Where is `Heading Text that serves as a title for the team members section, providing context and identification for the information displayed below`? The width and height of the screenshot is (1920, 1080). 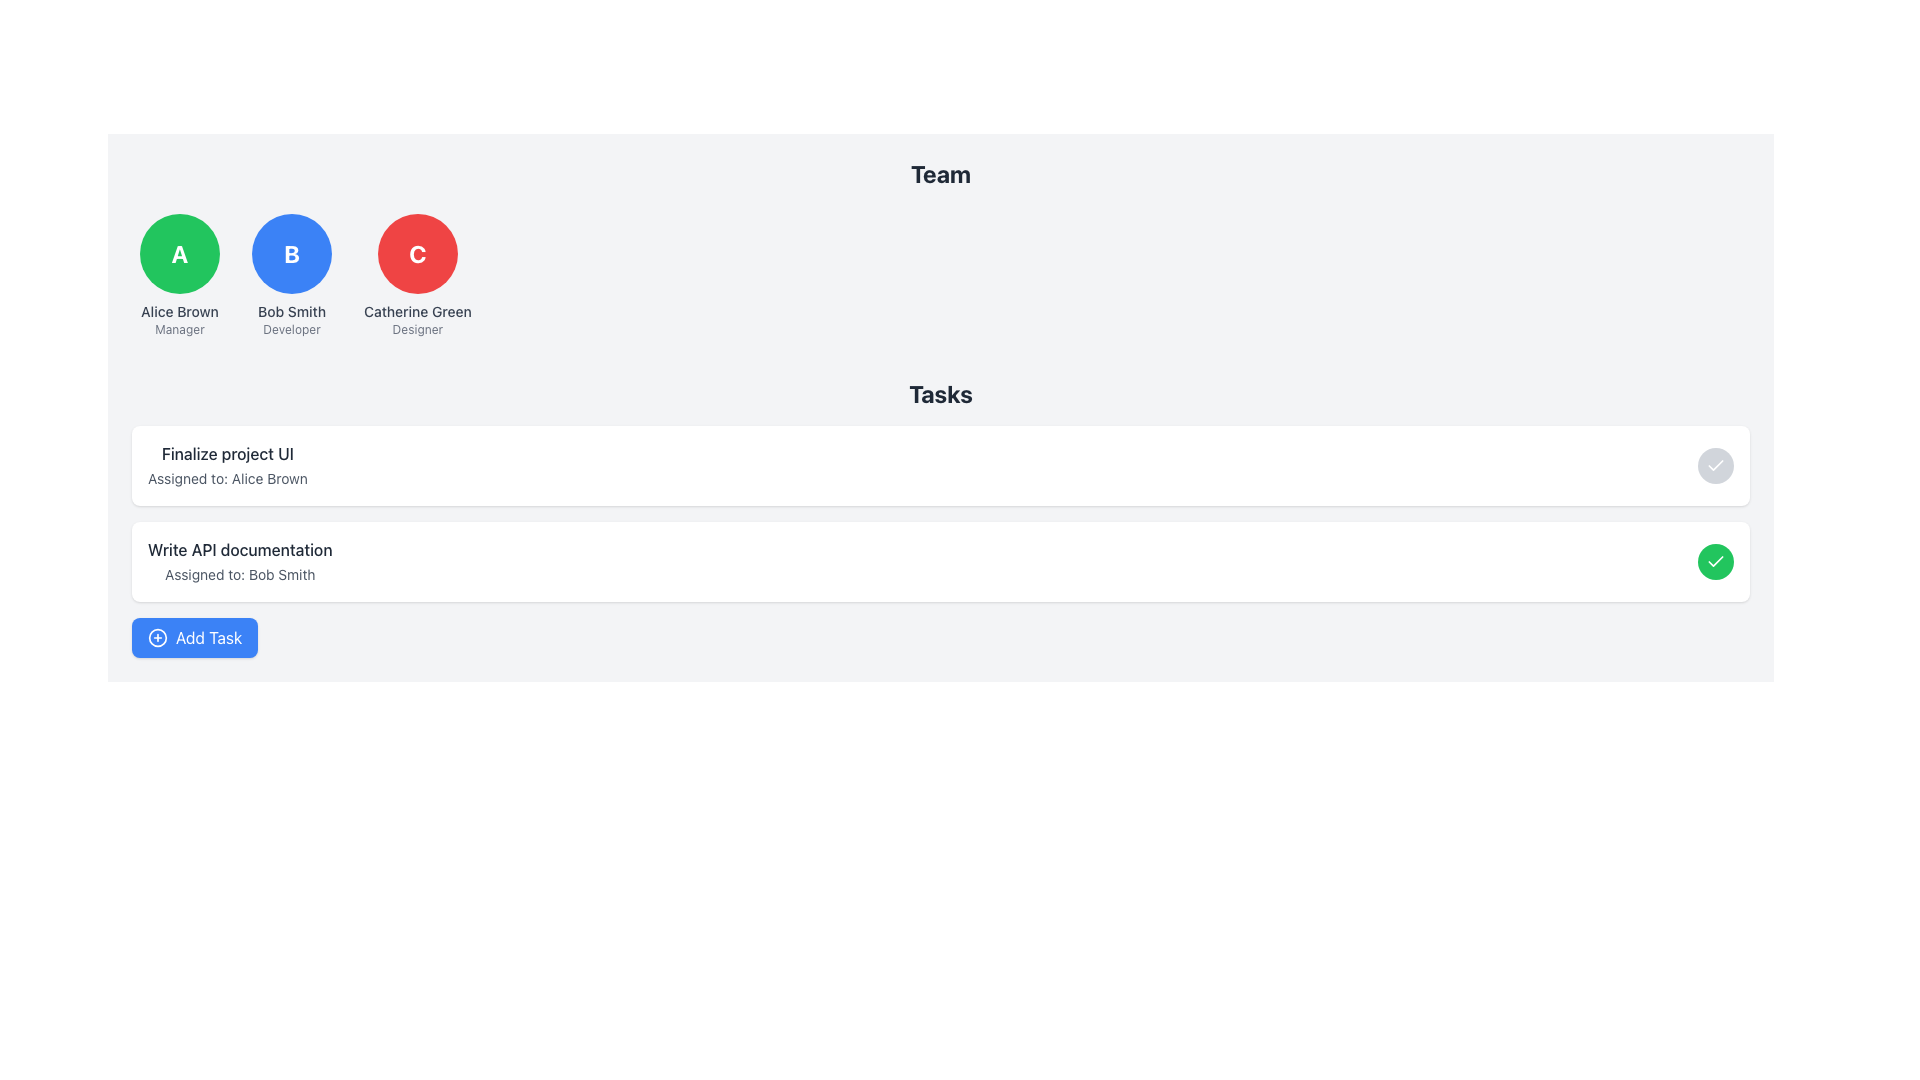 Heading Text that serves as a title for the team members section, providing context and identification for the information displayed below is located at coordinates (939, 172).